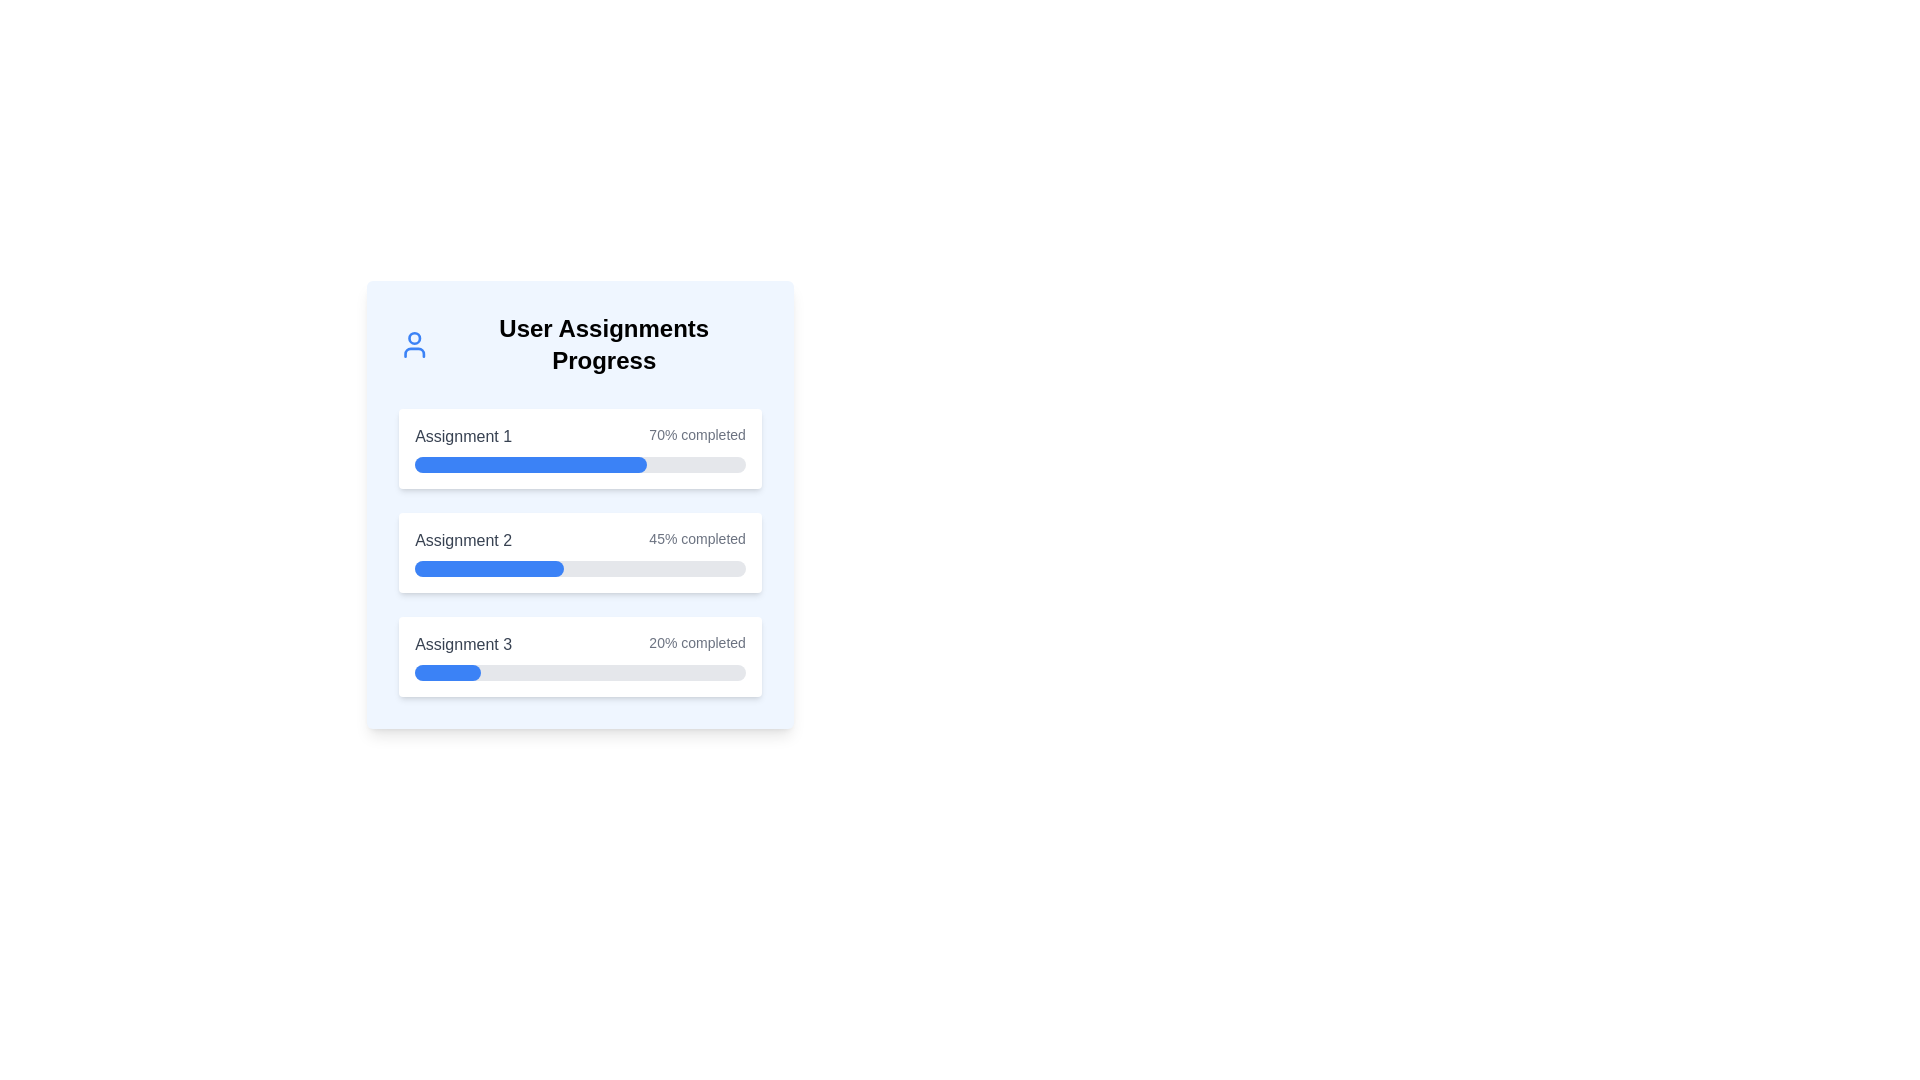  What do you see at coordinates (489, 569) in the screenshot?
I see `the filled part of the progress bar for 'Assignment 2'` at bounding box center [489, 569].